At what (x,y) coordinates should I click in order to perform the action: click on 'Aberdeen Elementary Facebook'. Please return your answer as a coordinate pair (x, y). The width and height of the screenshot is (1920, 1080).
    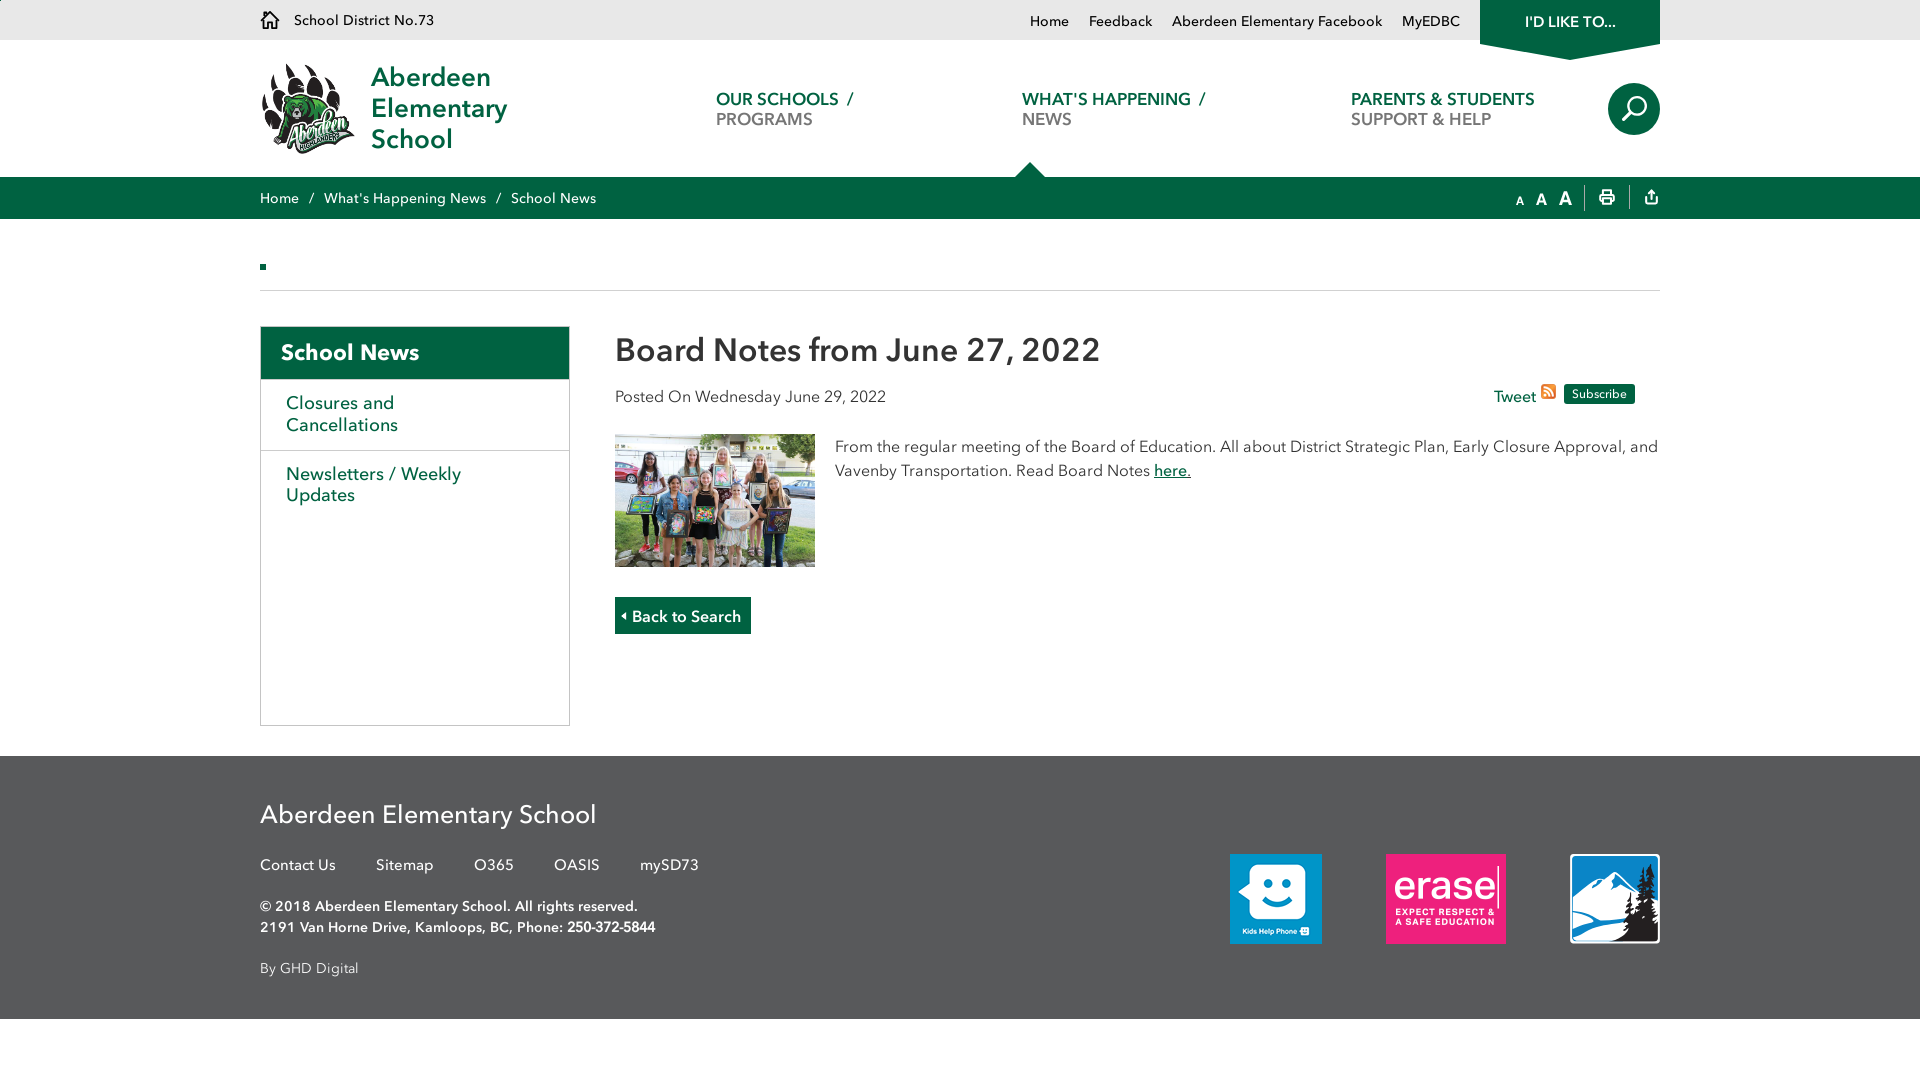
    Looking at the image, I should click on (1266, 21).